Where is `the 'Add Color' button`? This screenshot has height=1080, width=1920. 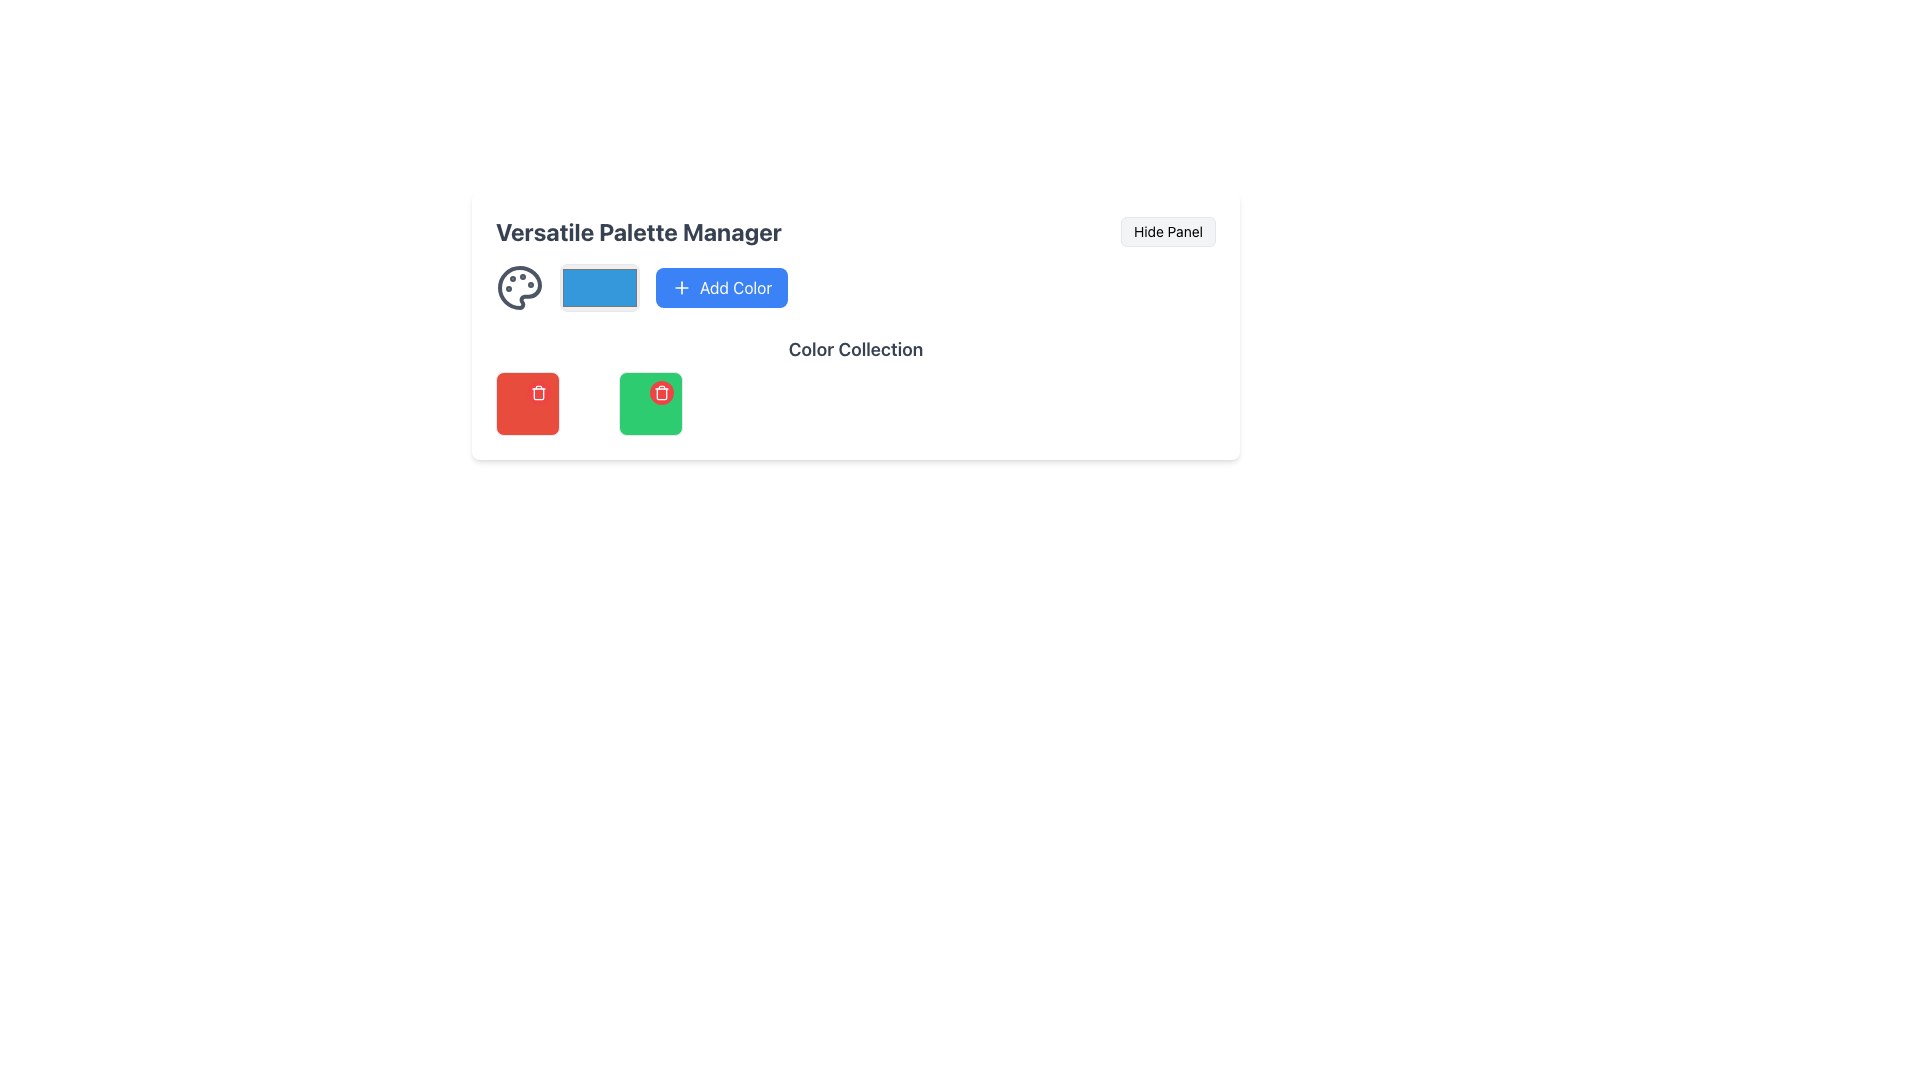
the 'Add Color' button is located at coordinates (681, 288).